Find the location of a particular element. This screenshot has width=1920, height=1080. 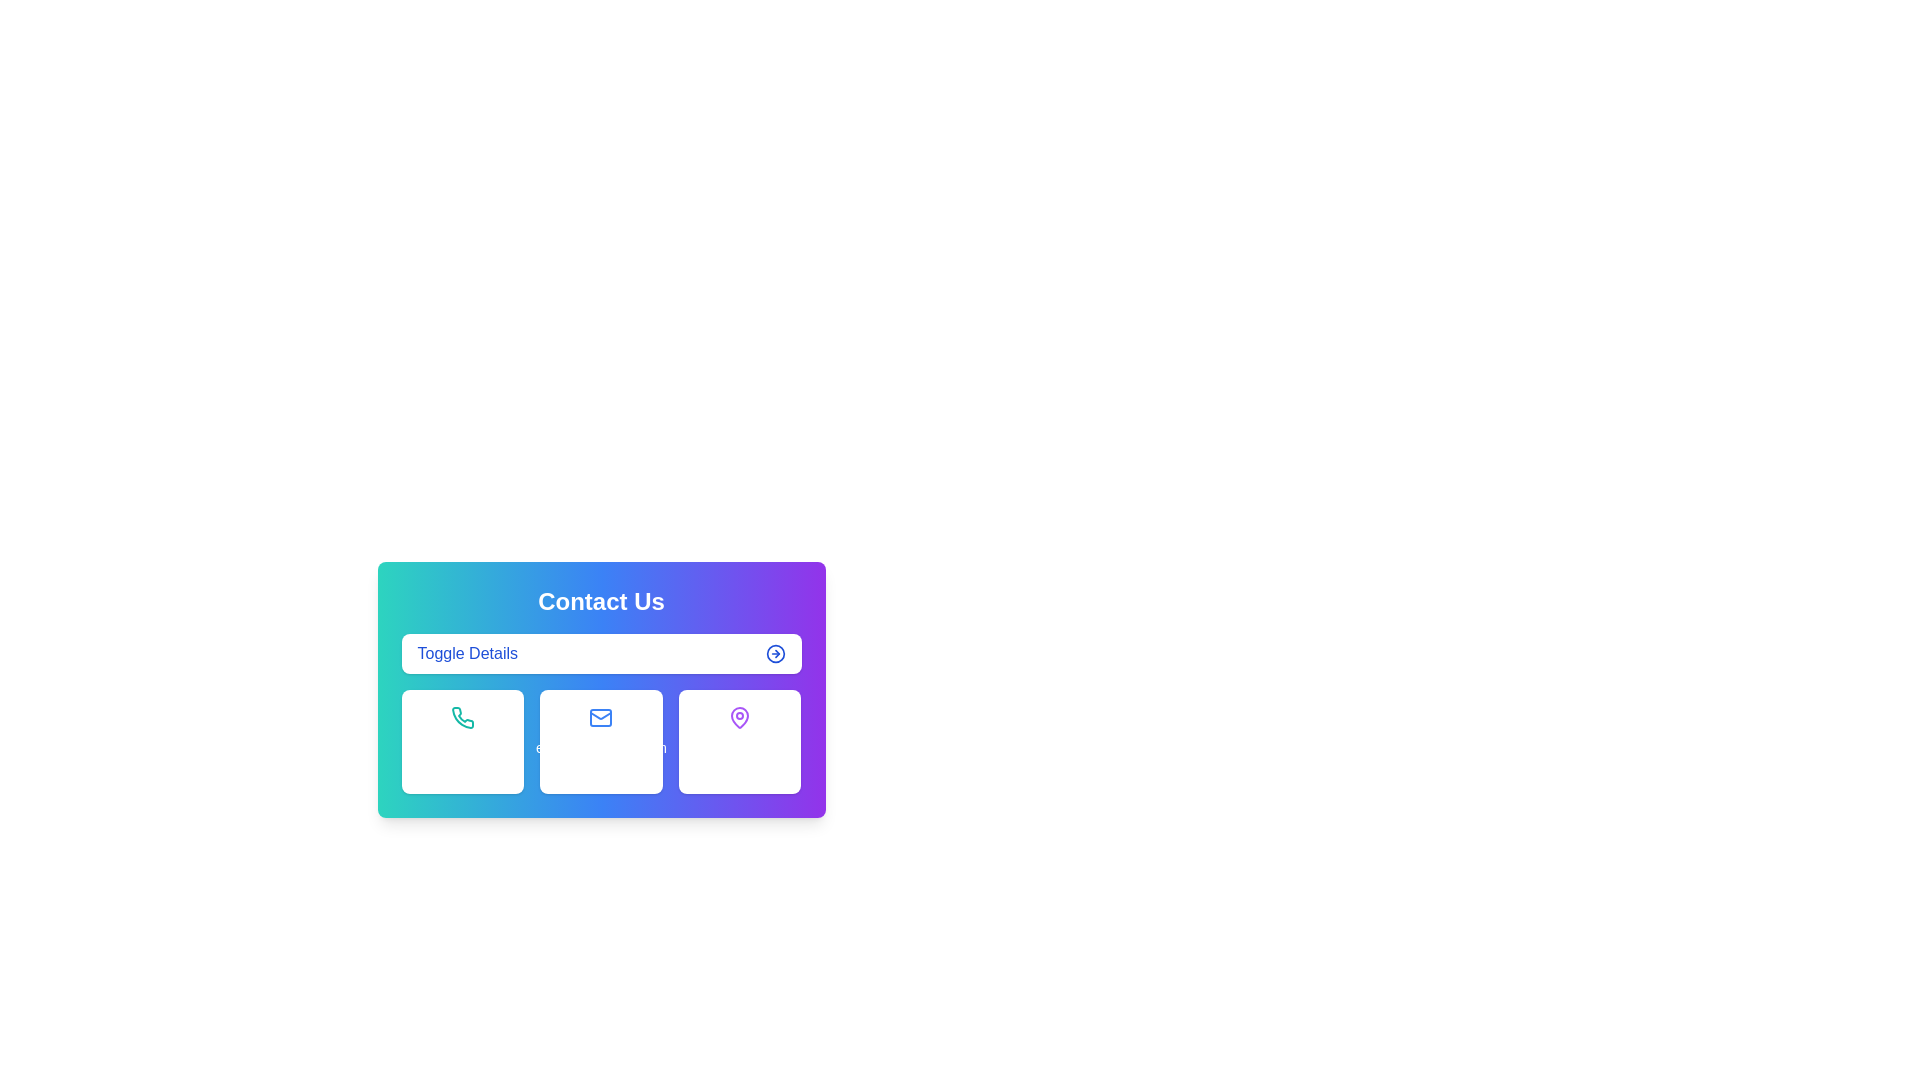

on the display card component that shows the user's email address, located in the middle of a three-item grid layout is located at coordinates (600, 741).